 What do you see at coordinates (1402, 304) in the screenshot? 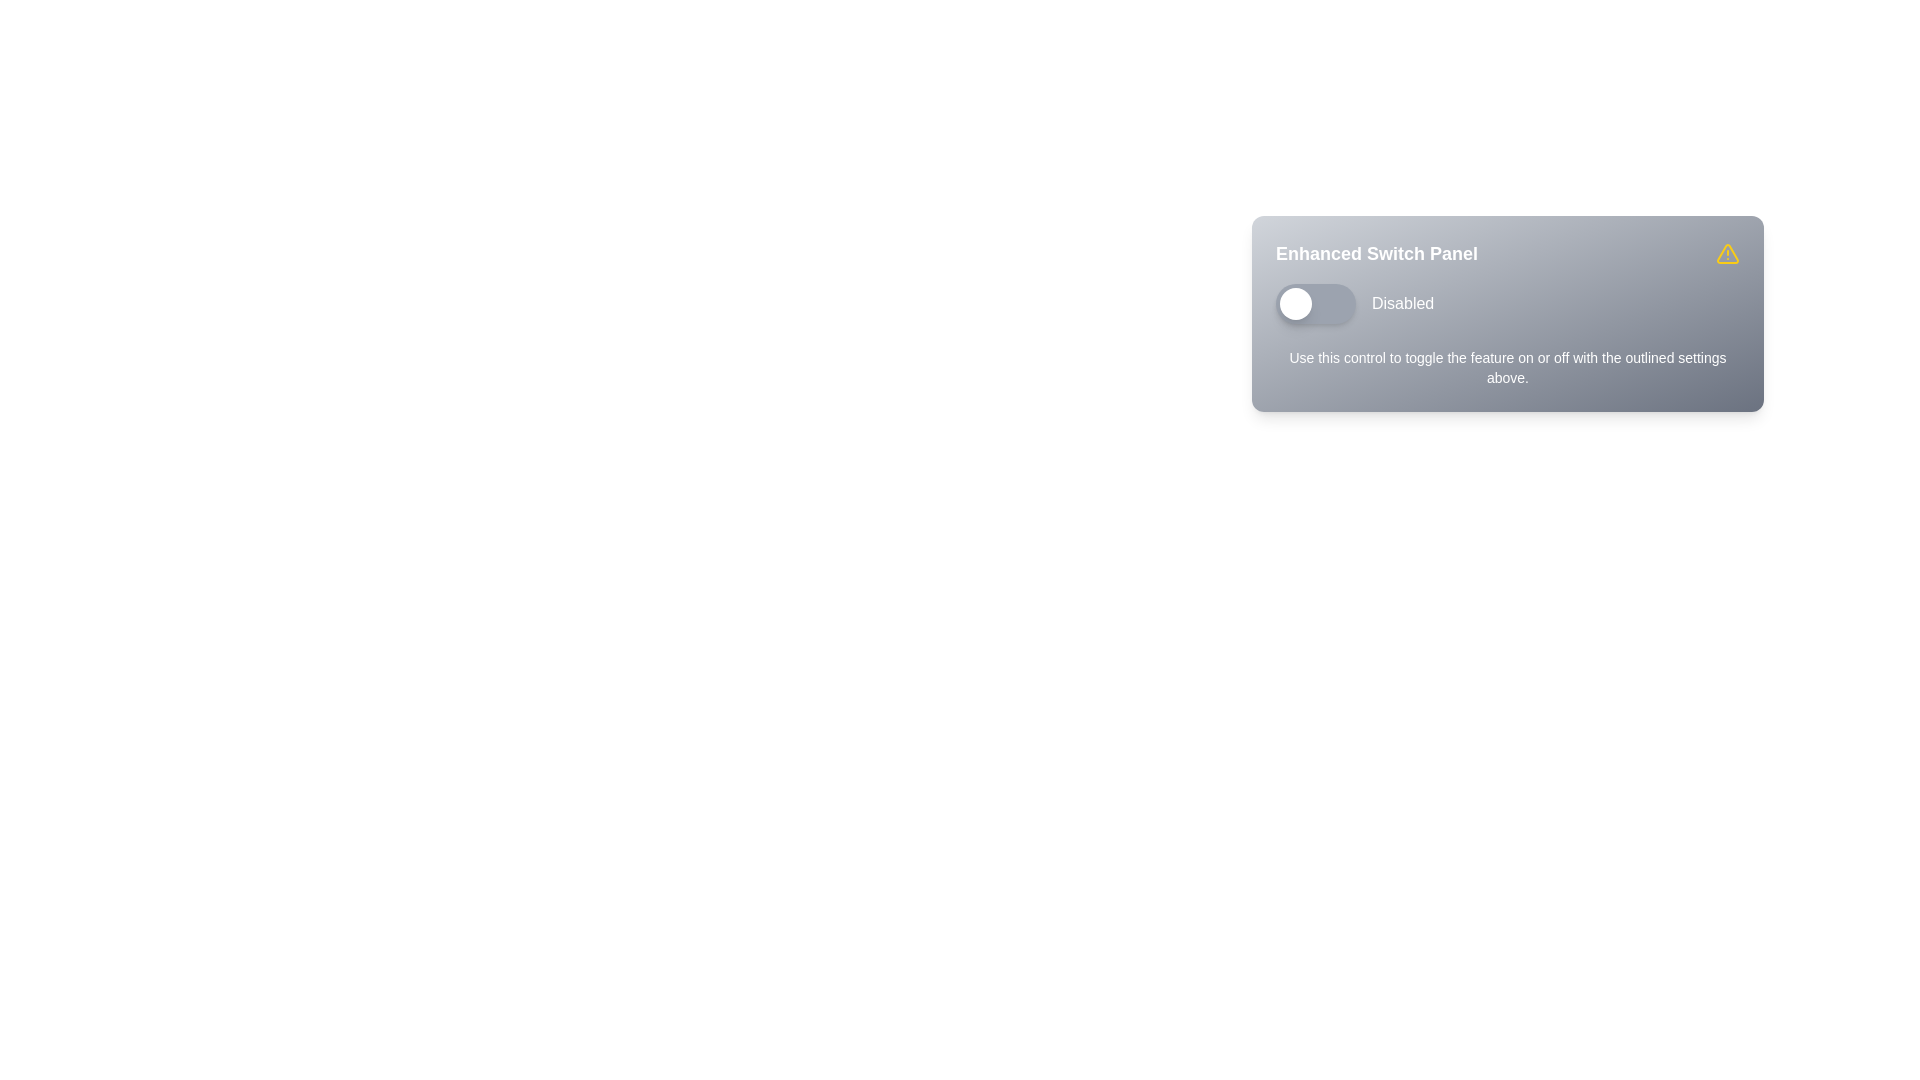
I see `the label indicating the state of the toggle switch within the 'Enhanced Switch Panel', located to the right of the toggle switch` at bounding box center [1402, 304].